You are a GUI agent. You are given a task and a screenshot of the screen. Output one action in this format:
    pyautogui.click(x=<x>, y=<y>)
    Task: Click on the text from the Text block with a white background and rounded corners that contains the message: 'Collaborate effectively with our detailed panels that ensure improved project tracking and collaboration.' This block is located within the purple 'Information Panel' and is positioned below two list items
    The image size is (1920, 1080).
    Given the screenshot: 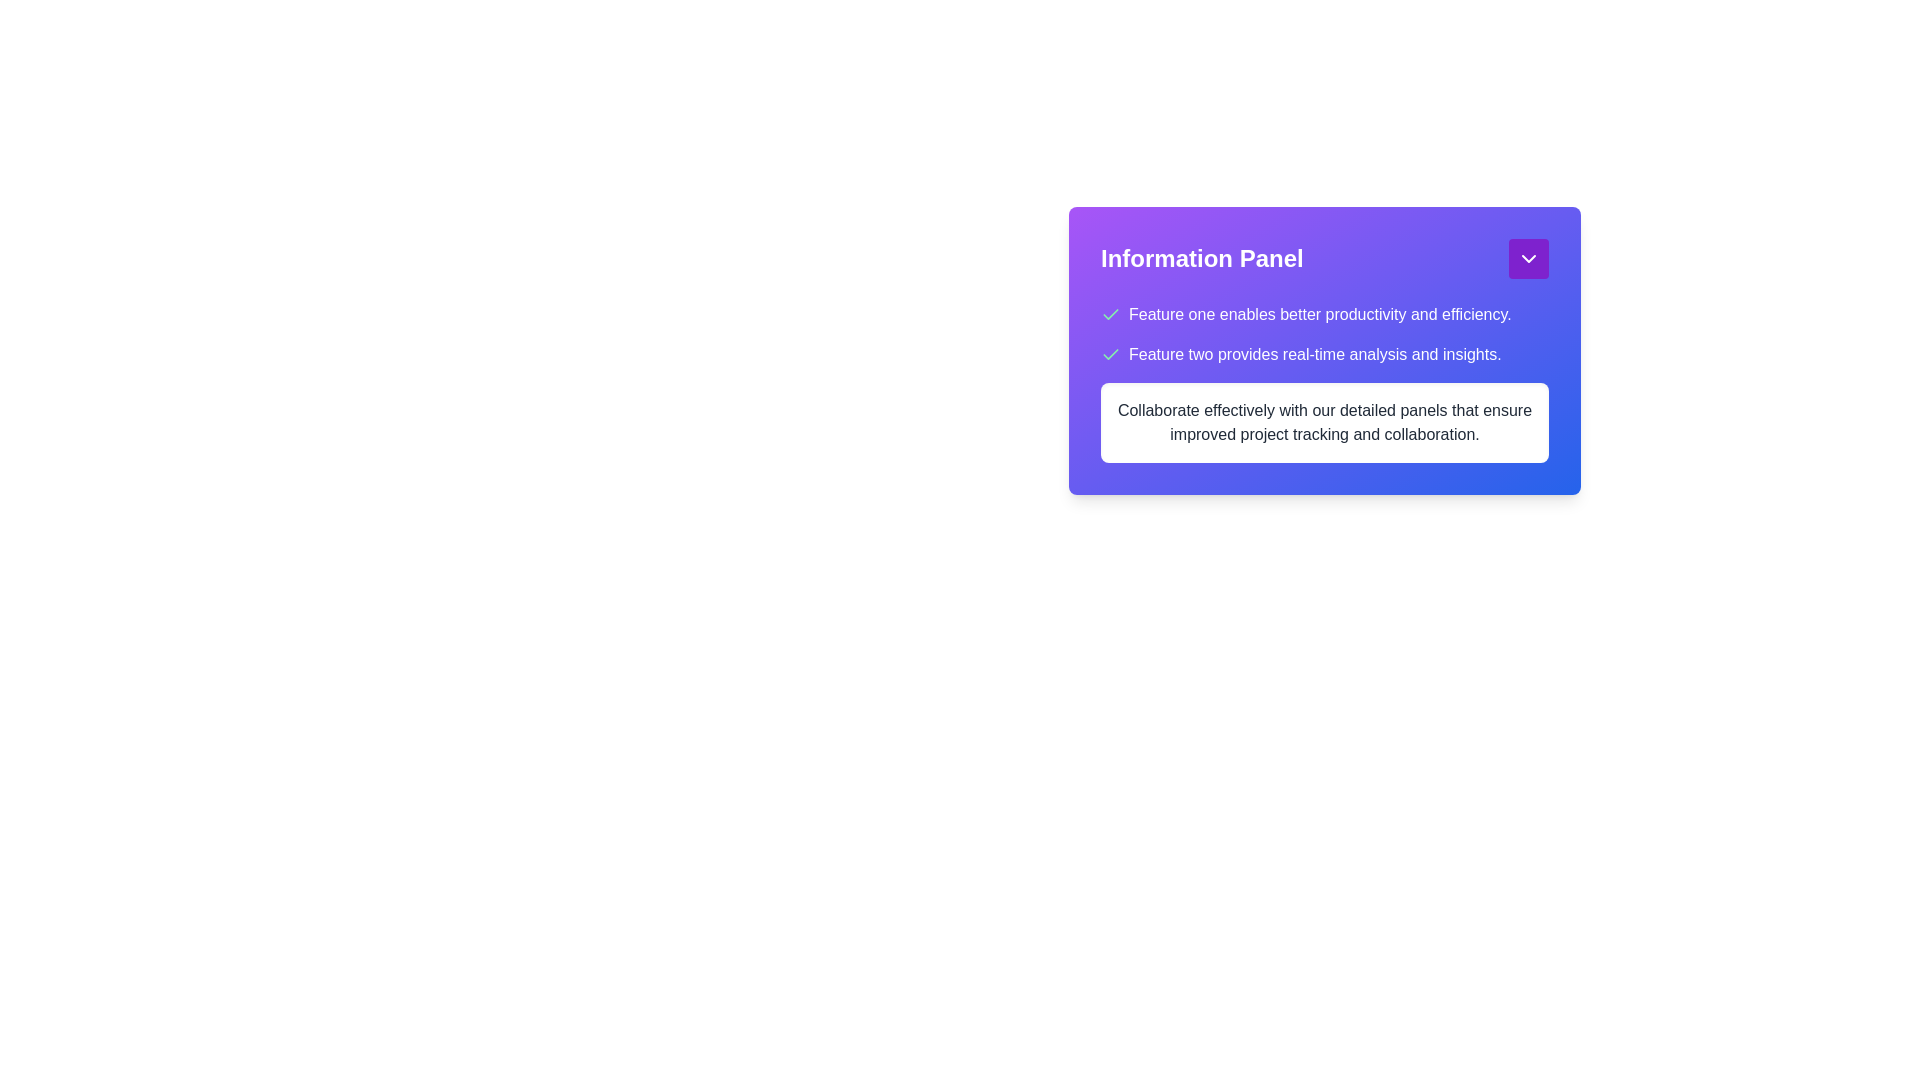 What is the action you would take?
    pyautogui.click(x=1324, y=422)
    